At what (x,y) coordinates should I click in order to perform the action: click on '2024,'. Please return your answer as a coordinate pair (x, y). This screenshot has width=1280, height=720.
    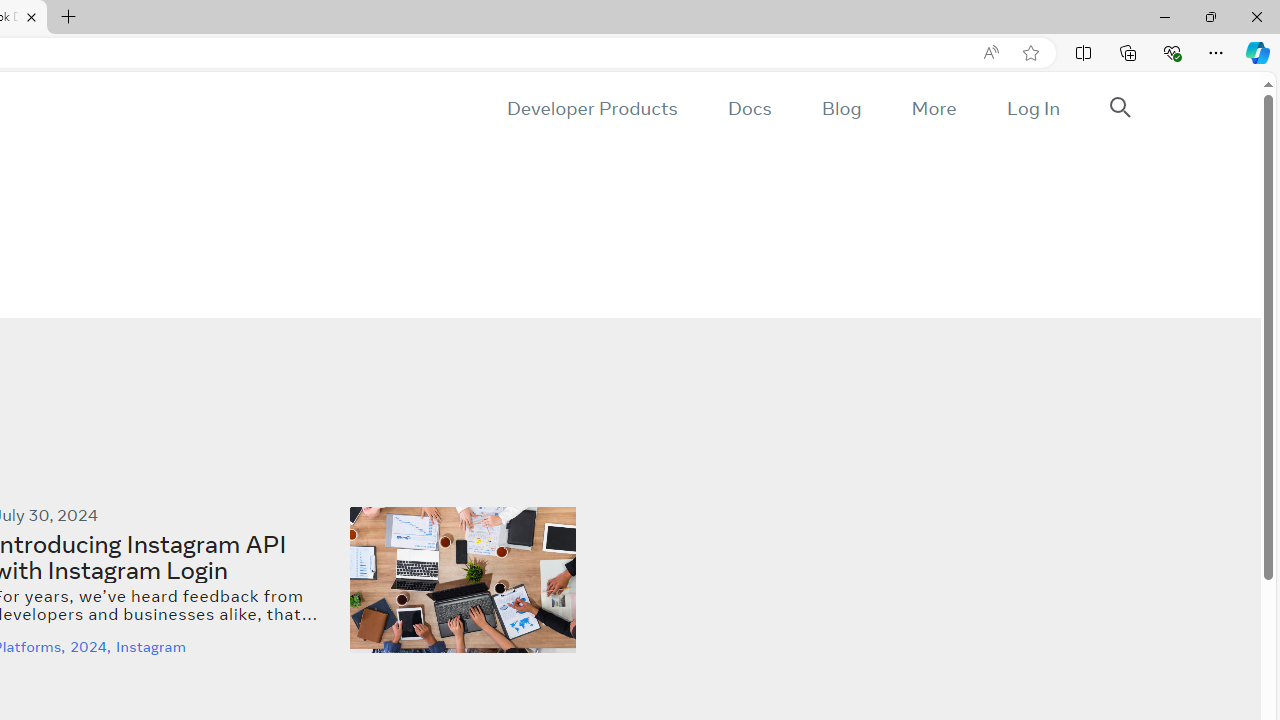
    Looking at the image, I should click on (92, 647).